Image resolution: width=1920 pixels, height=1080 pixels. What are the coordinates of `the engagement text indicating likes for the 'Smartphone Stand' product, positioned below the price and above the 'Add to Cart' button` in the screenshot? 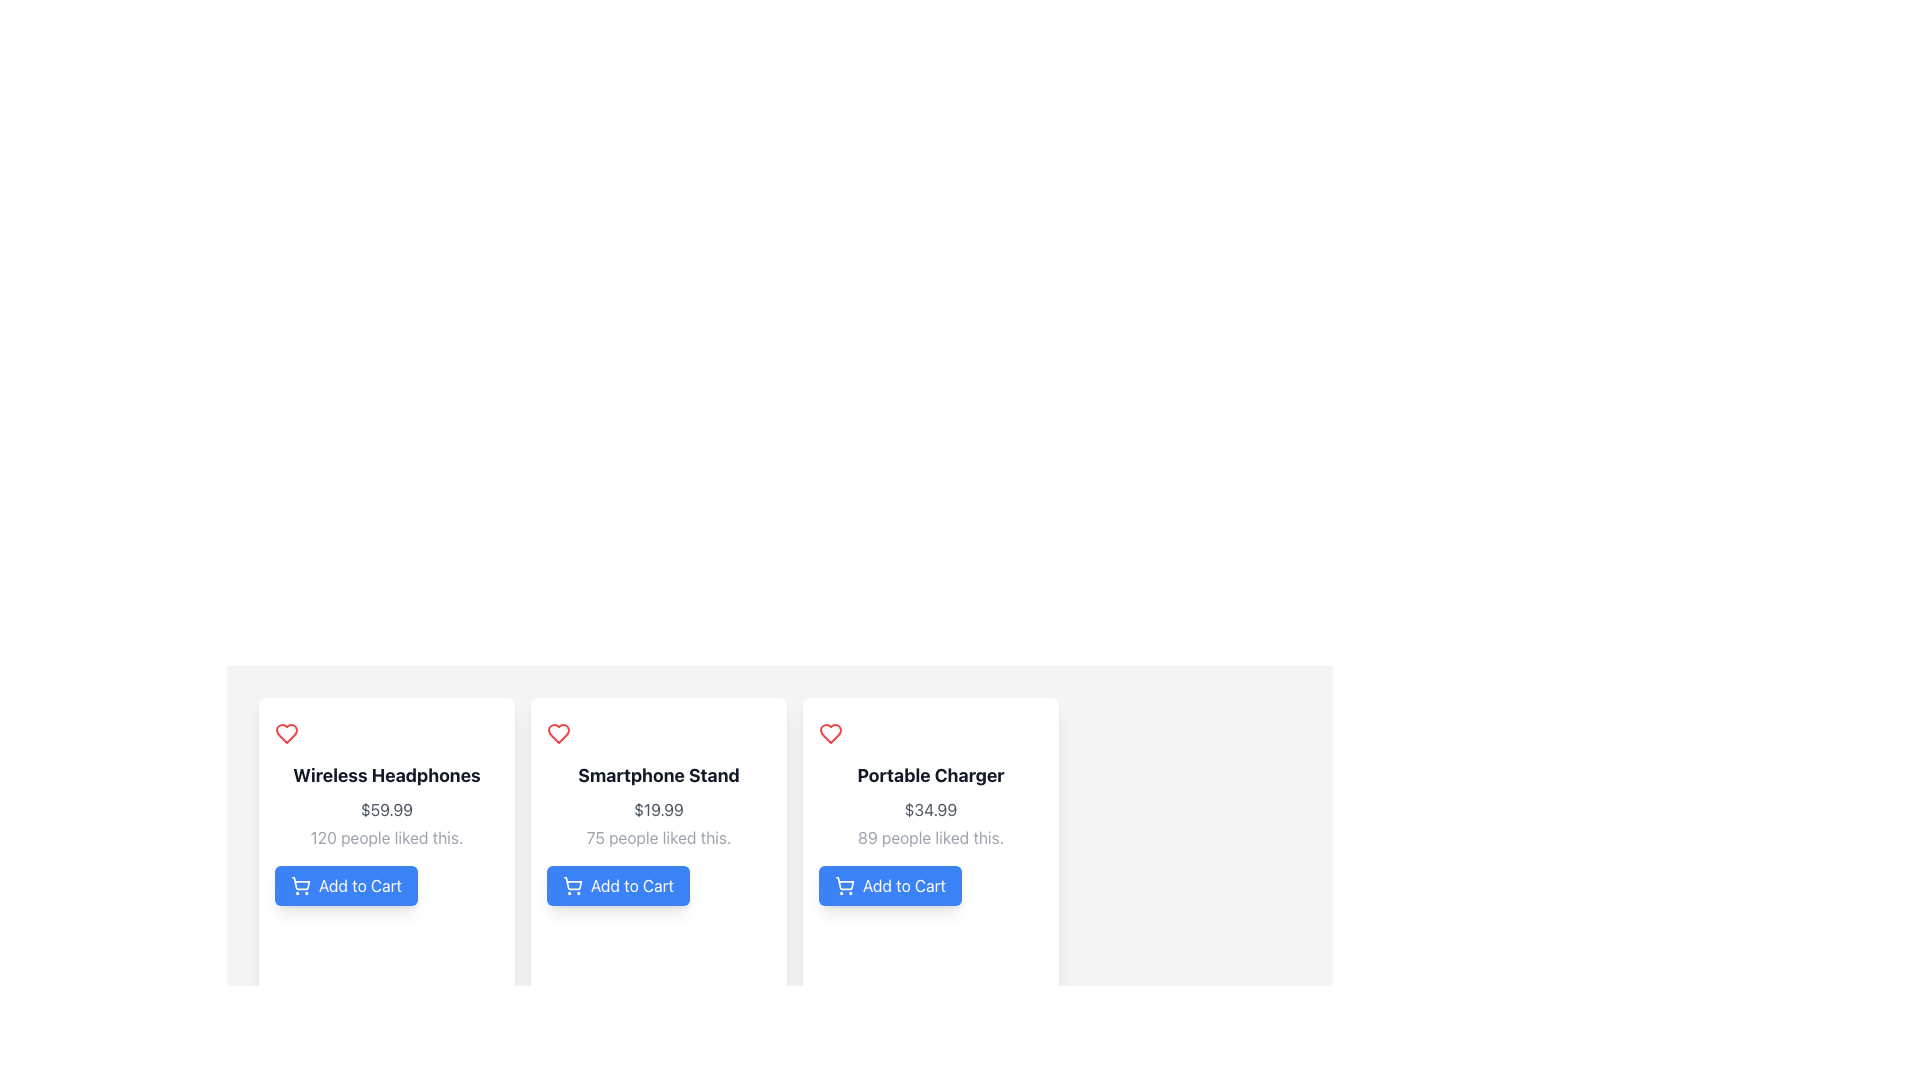 It's located at (658, 837).